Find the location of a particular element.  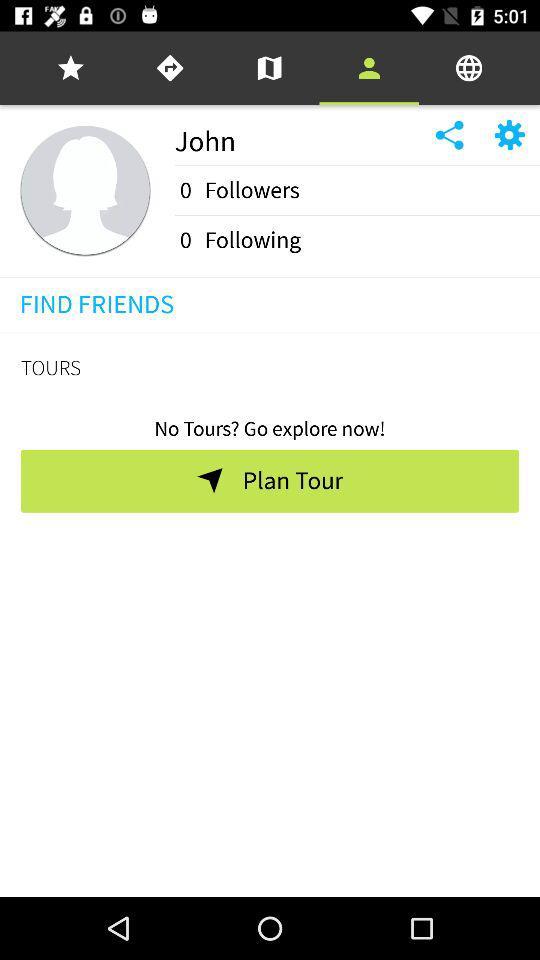

the item to the right of the 0 is located at coordinates (252, 240).